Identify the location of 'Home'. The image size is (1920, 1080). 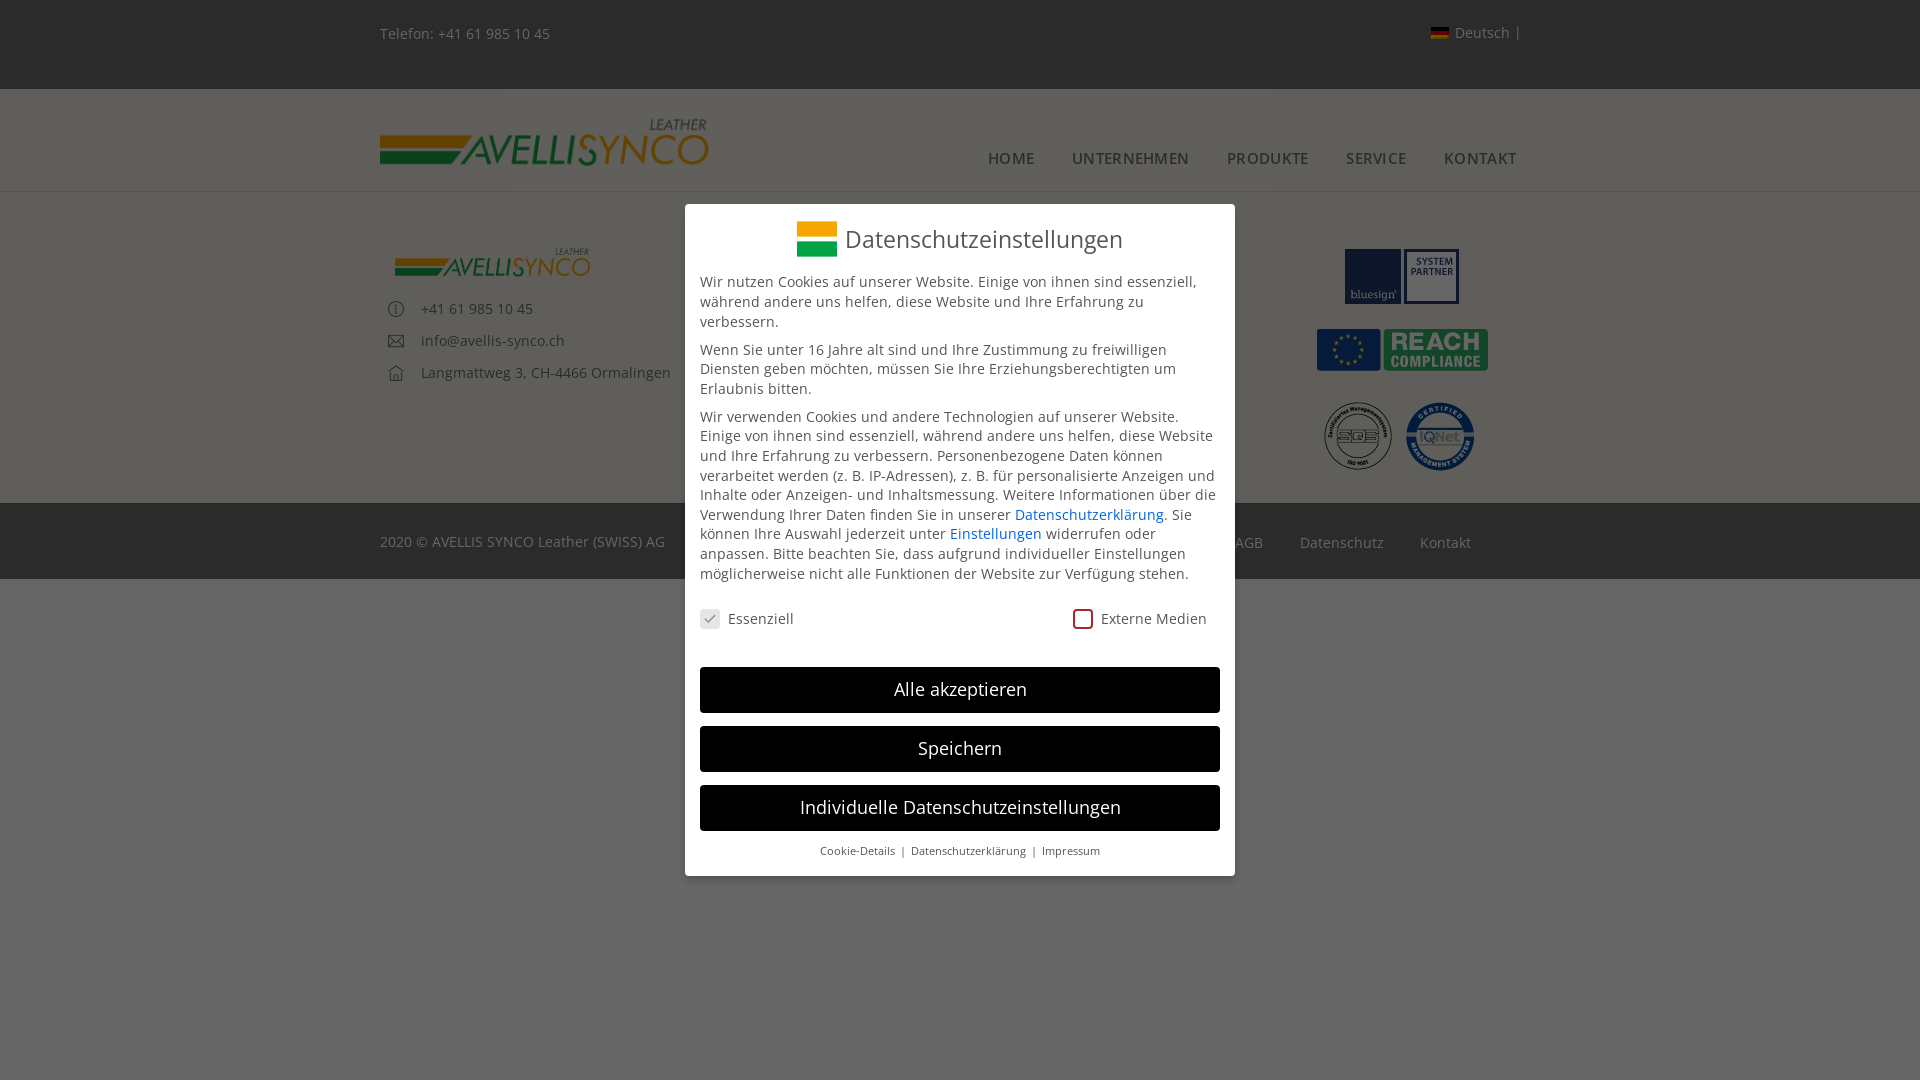
(1065, 543).